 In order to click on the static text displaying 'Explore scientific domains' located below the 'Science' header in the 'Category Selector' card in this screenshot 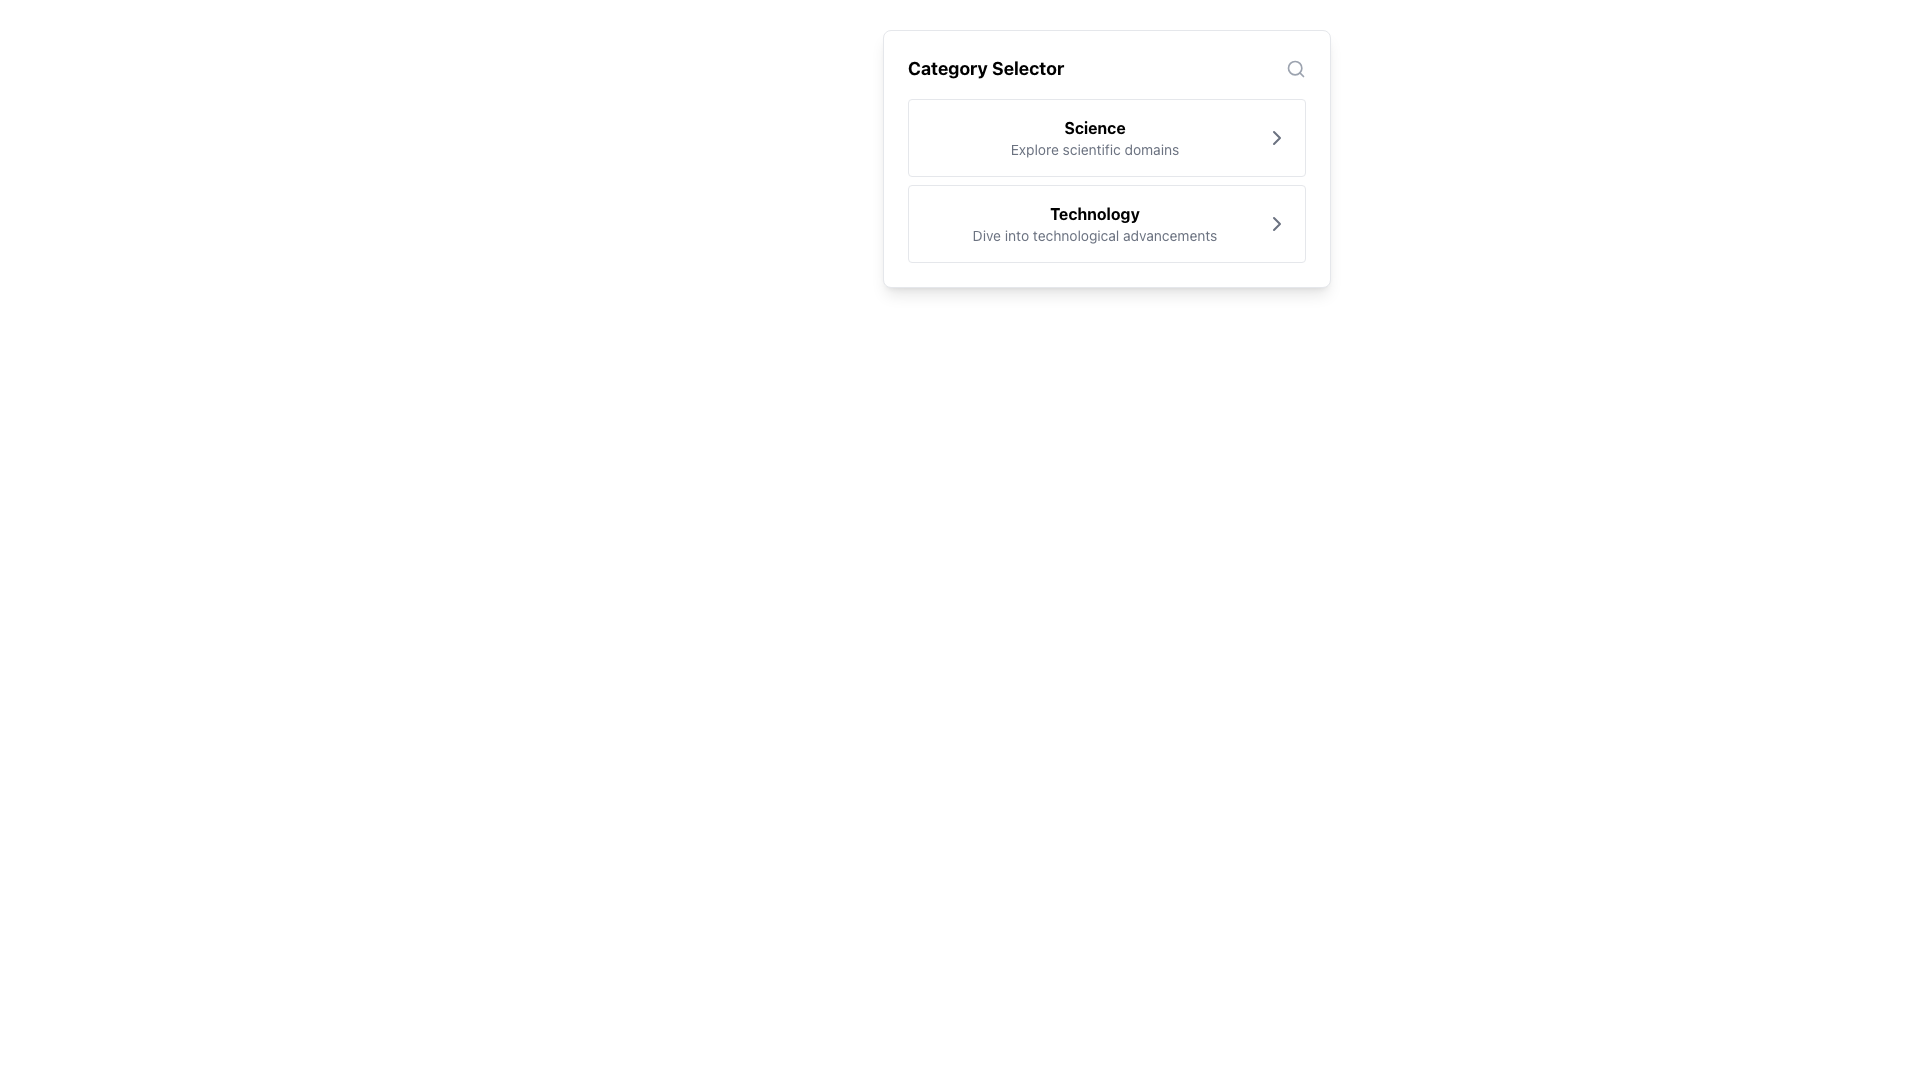, I will do `click(1093, 149)`.